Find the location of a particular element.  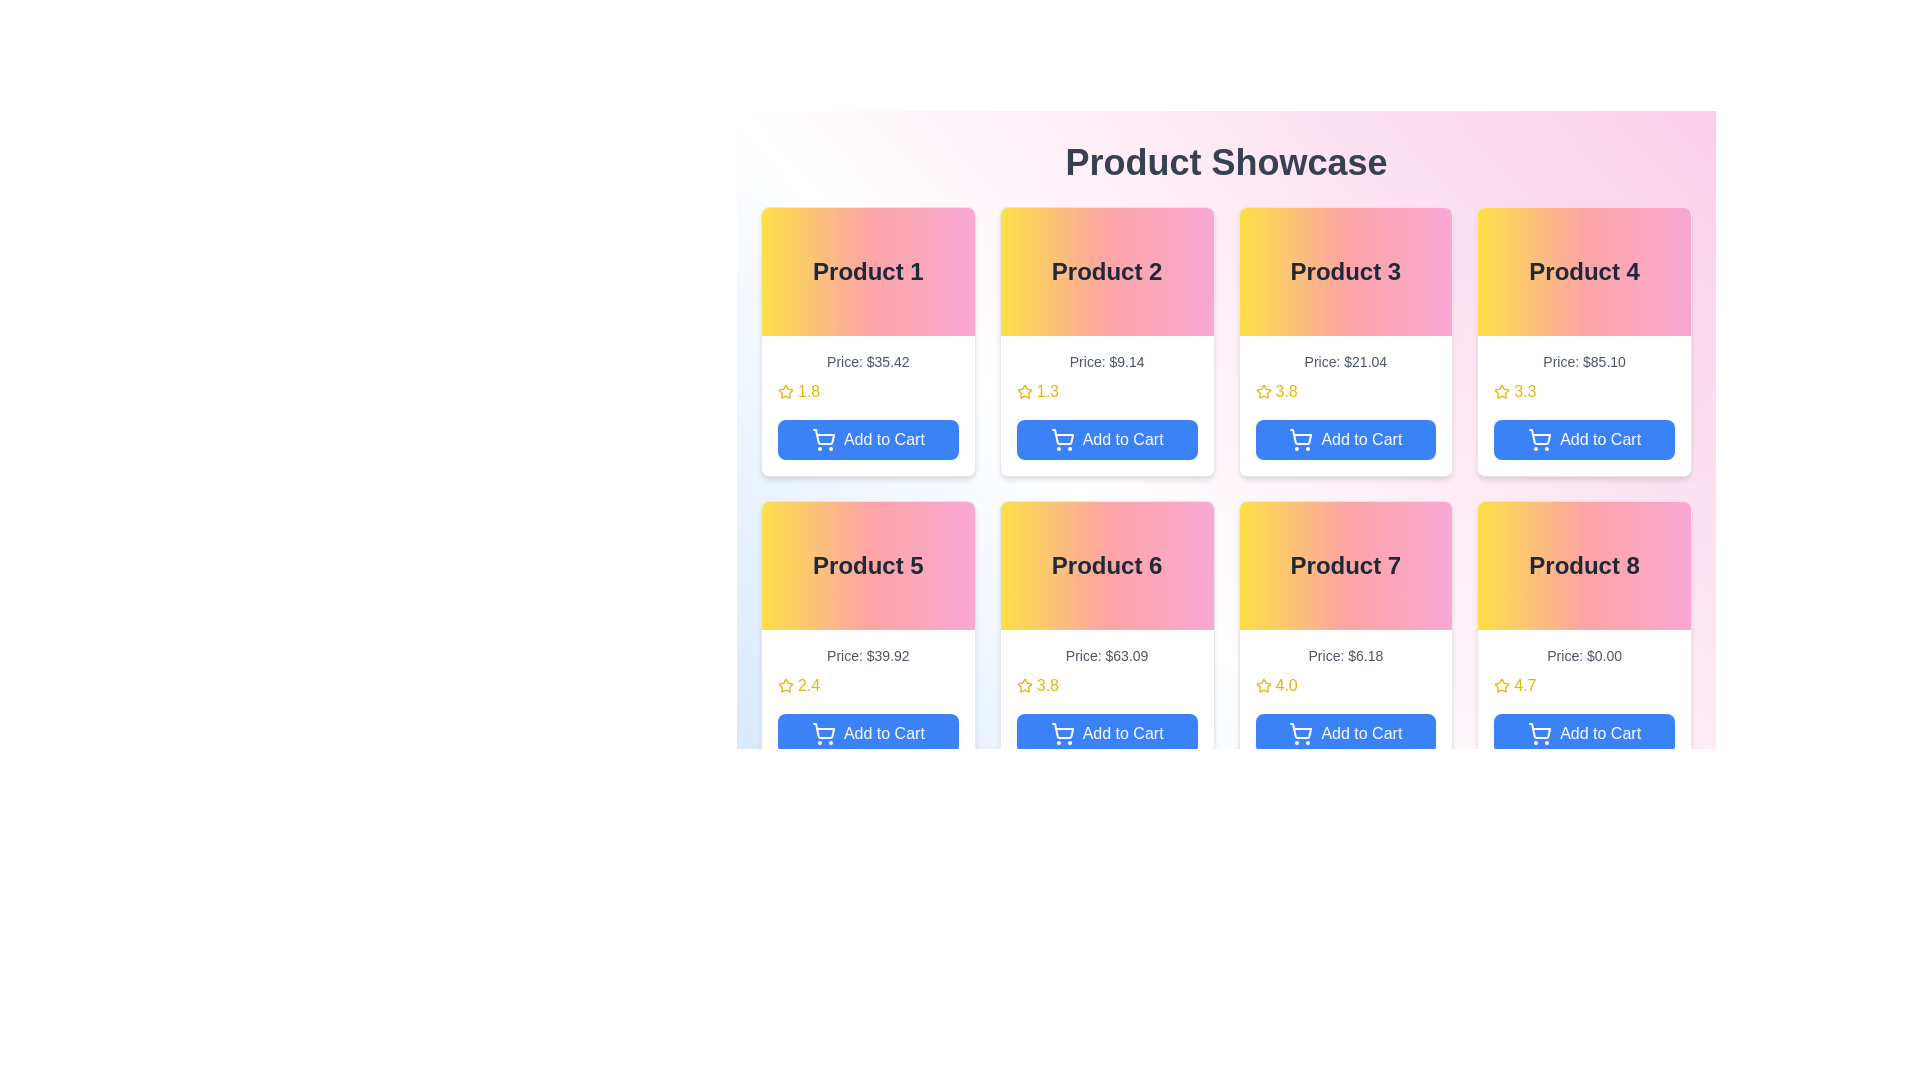

the shopping cart icon within the blue 'Add to Cart' button under 'Product 1' is located at coordinates (824, 436).